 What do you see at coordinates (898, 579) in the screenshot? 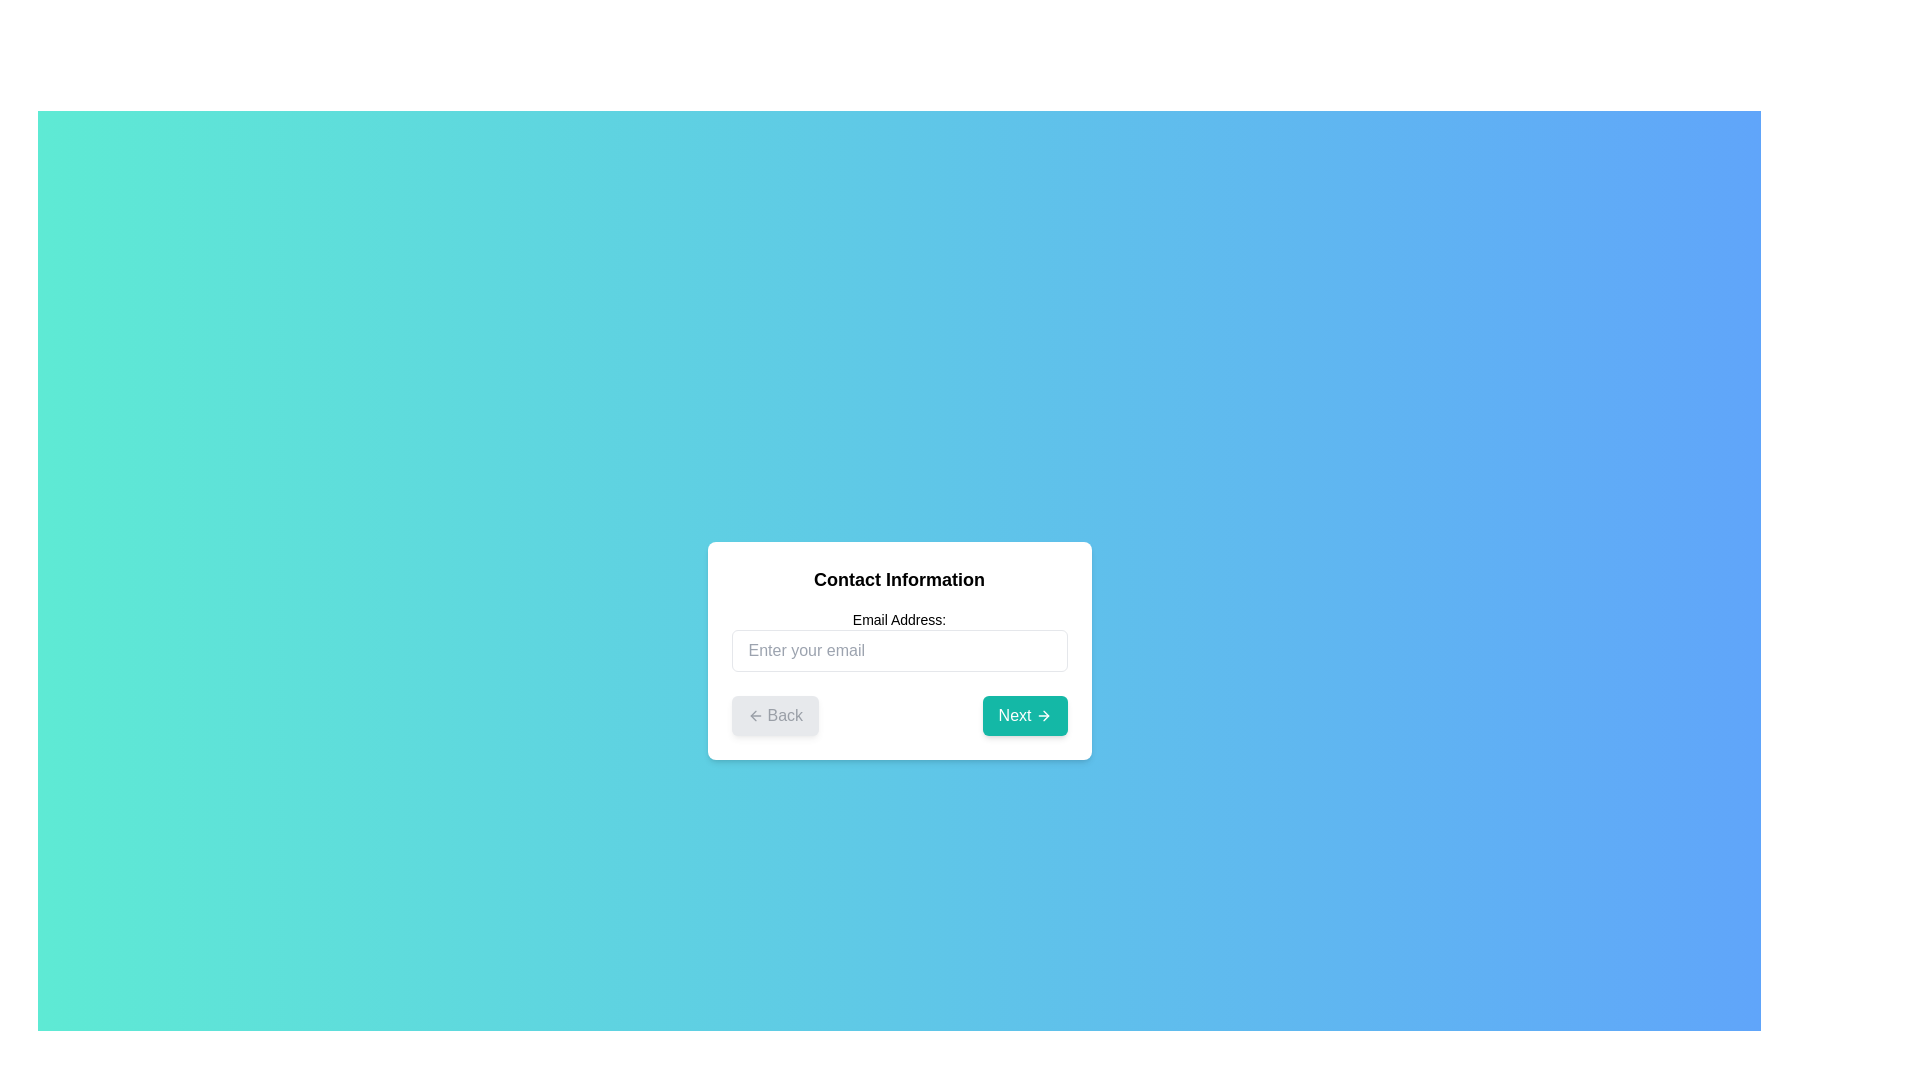
I see `text label that displays 'Contact Information', which is located in a modal above the 'Email Address' input field` at bounding box center [898, 579].